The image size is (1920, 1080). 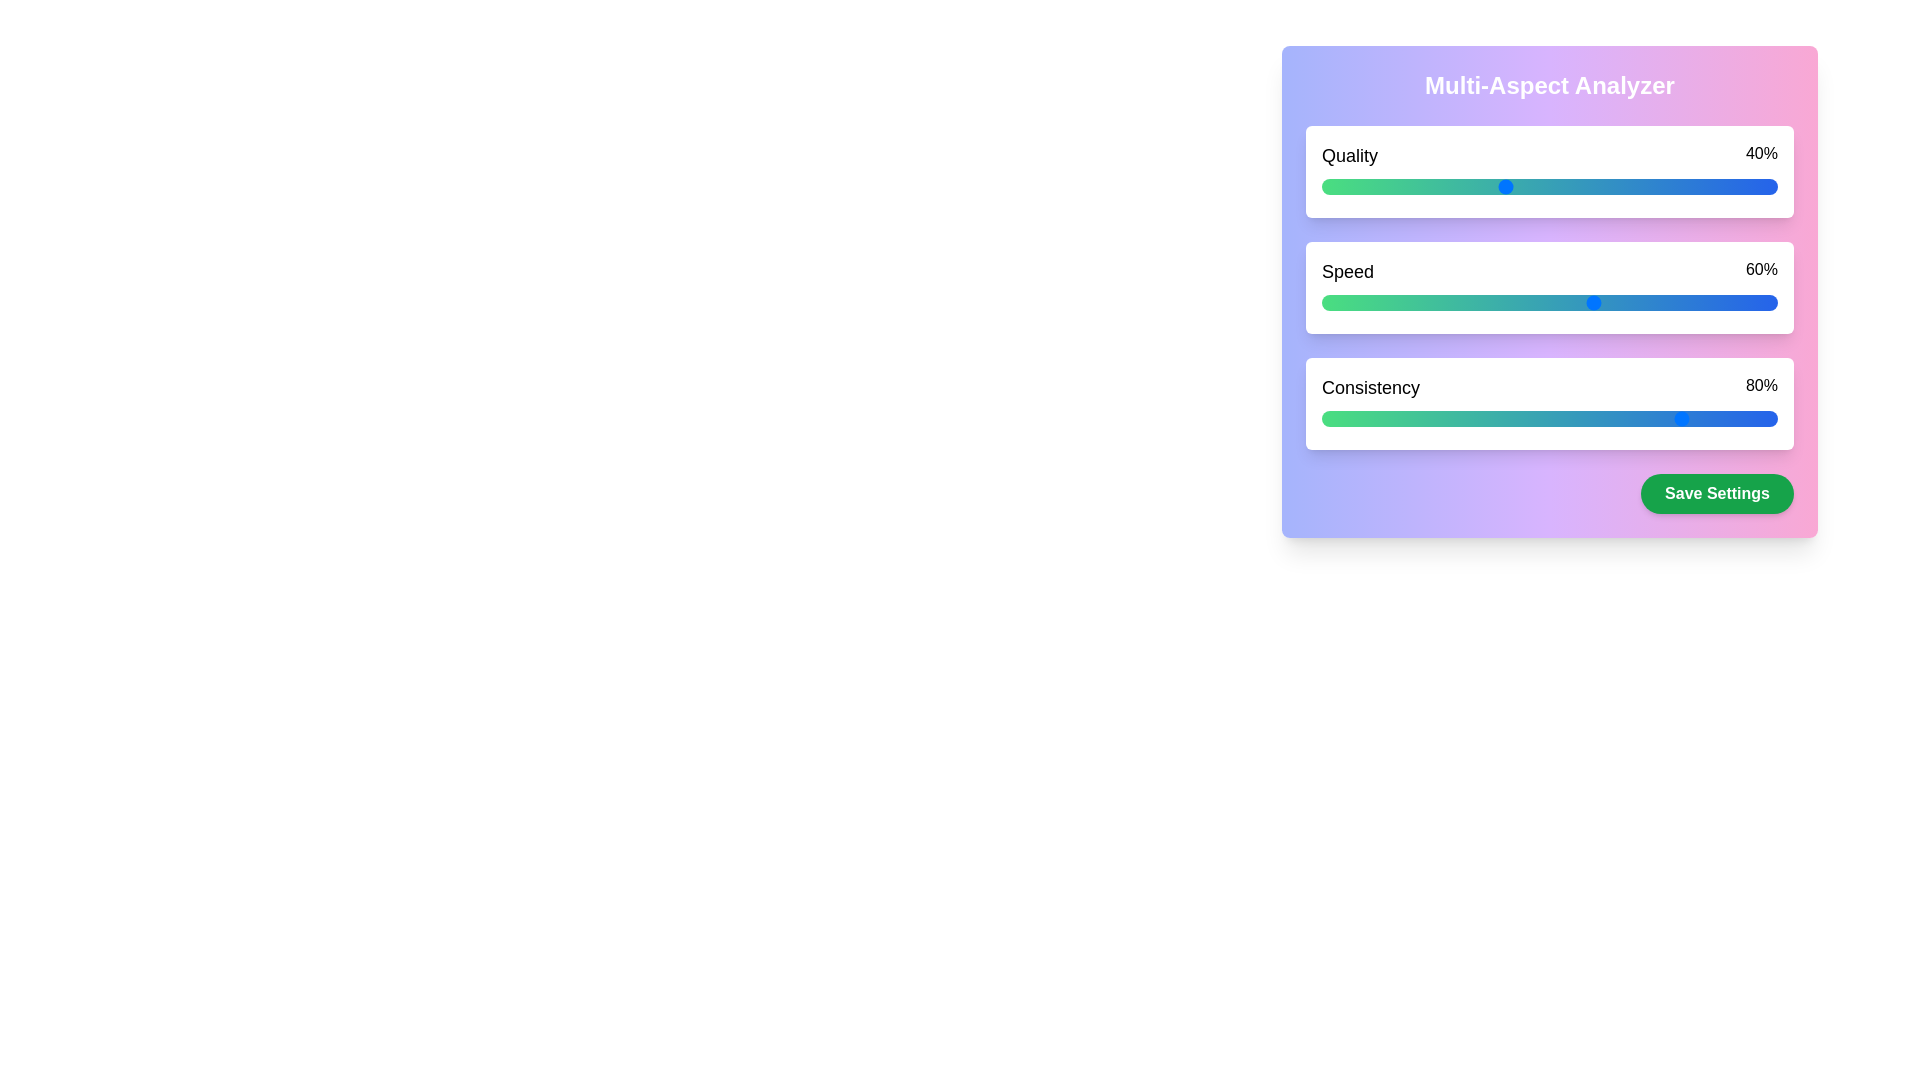 I want to click on quality, so click(x=1558, y=186).